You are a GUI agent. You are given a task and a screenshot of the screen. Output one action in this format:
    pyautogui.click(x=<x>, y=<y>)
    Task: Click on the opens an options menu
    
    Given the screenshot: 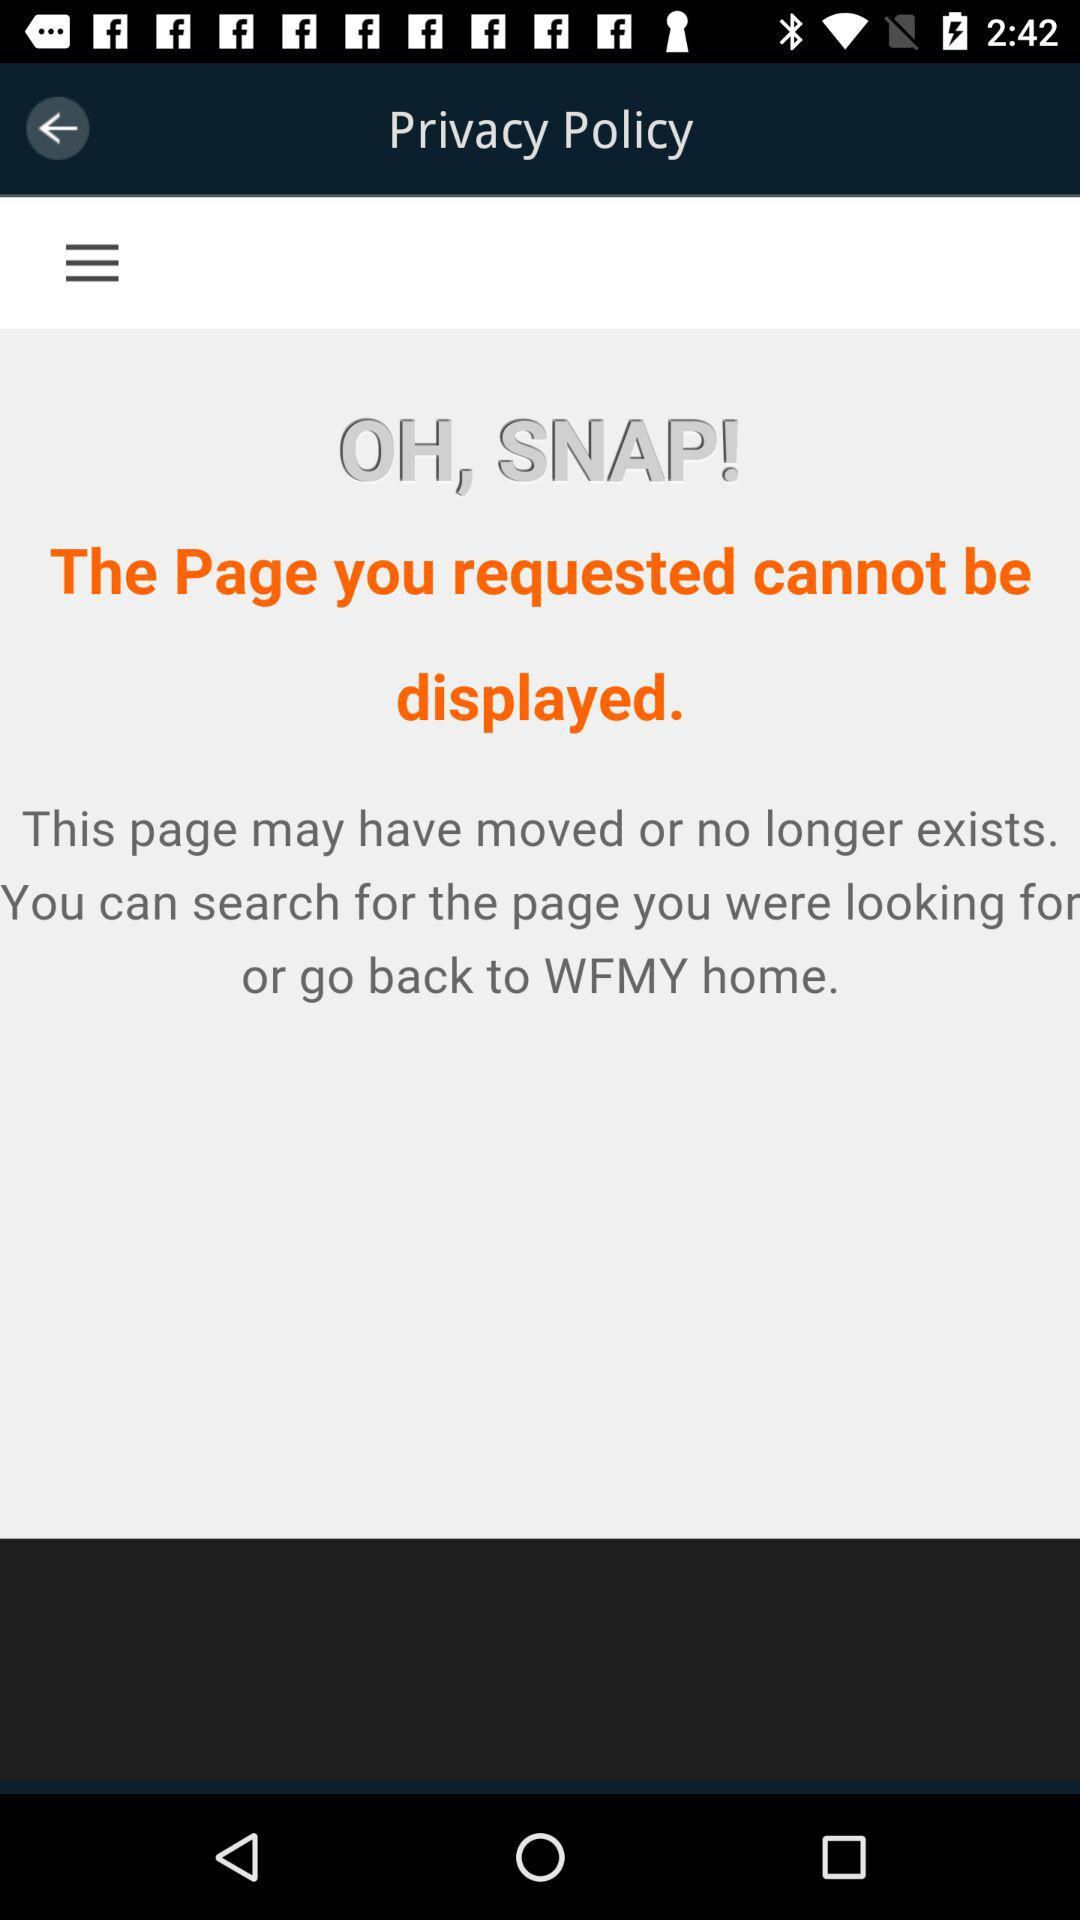 What is the action you would take?
    pyautogui.click(x=131, y=240)
    